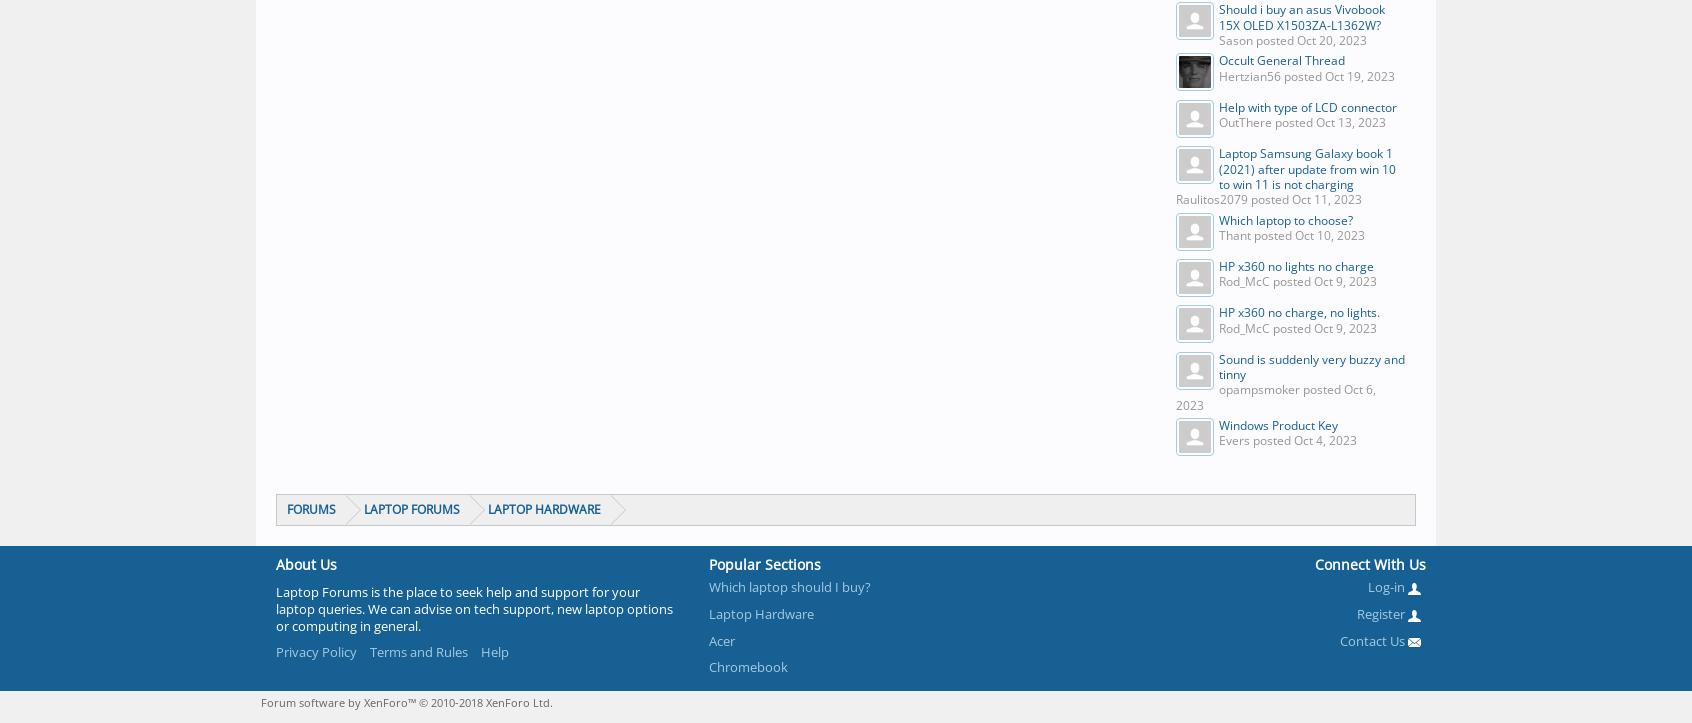  Describe the element at coordinates (1374, 639) in the screenshot. I see `'Contact Us'` at that location.